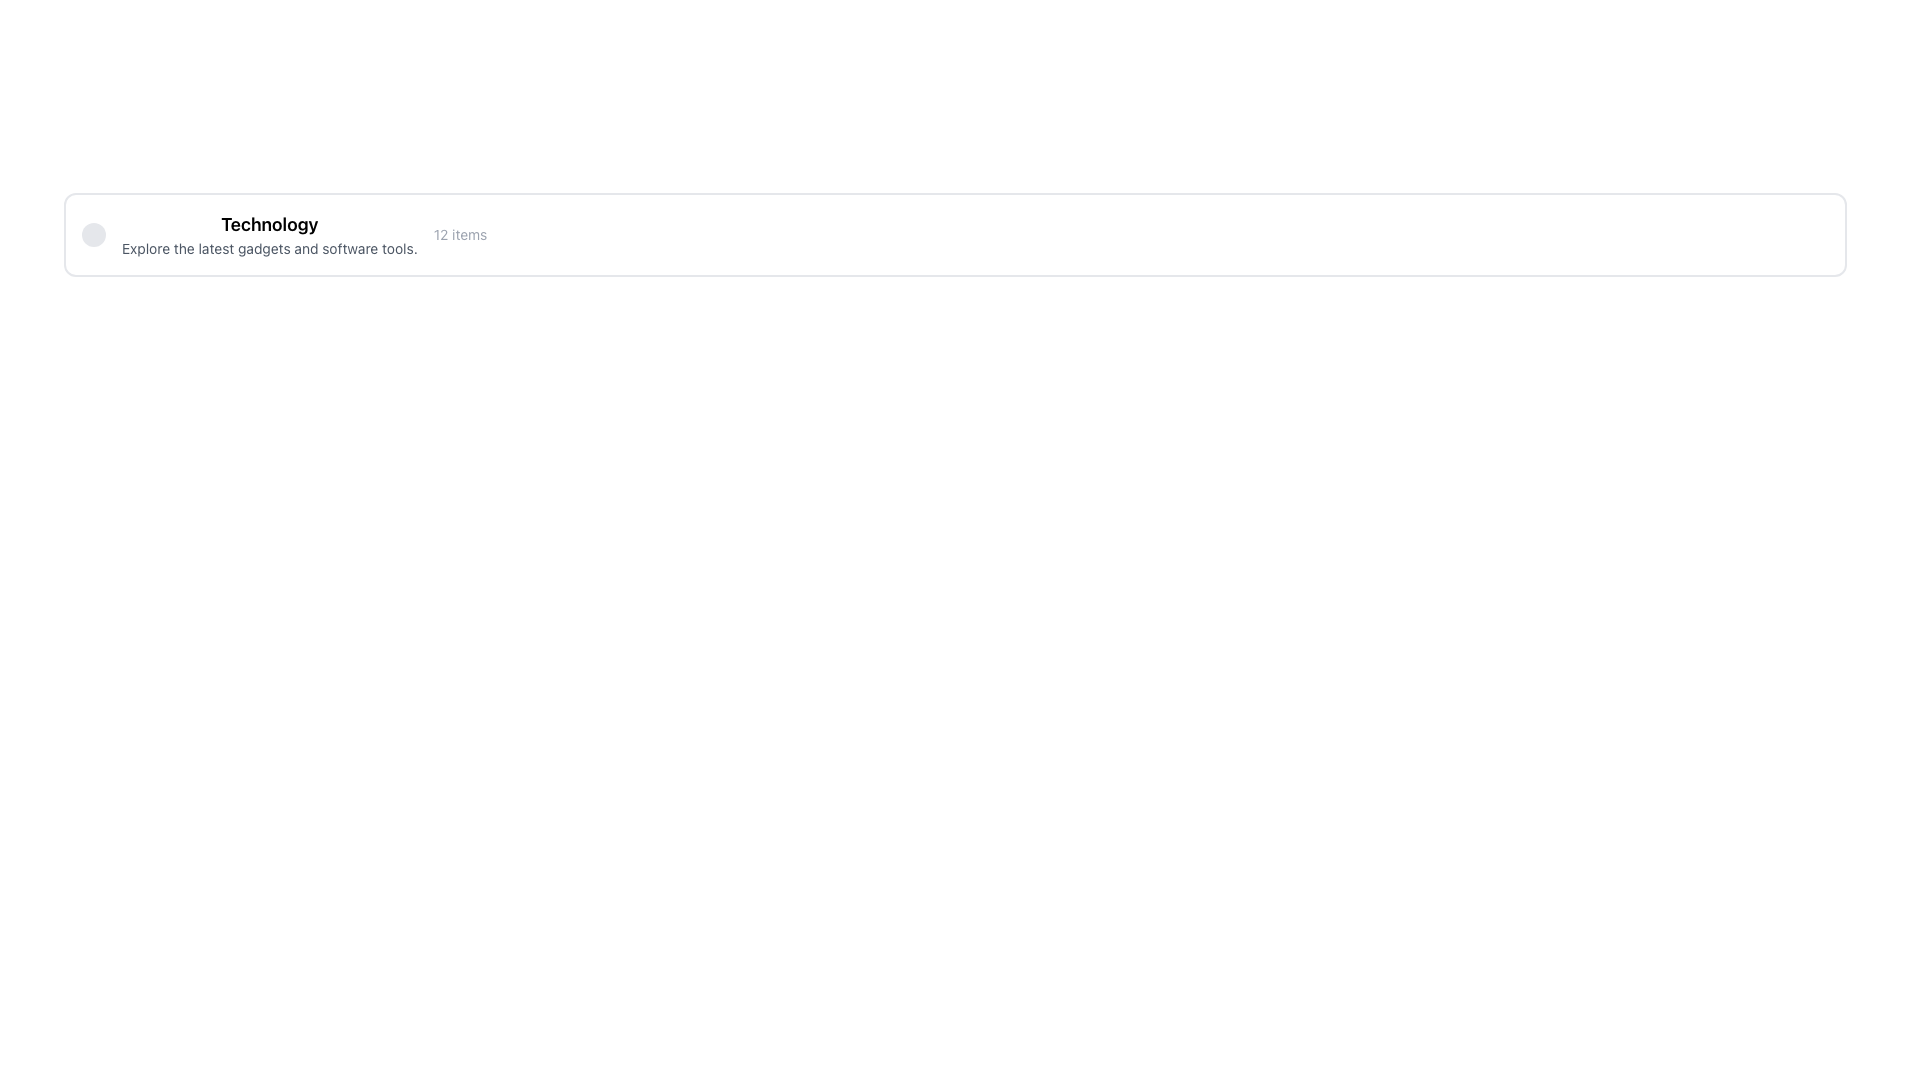 The image size is (1920, 1080). Describe the element at coordinates (954, 234) in the screenshot. I see `the 'Technology' card` at that location.